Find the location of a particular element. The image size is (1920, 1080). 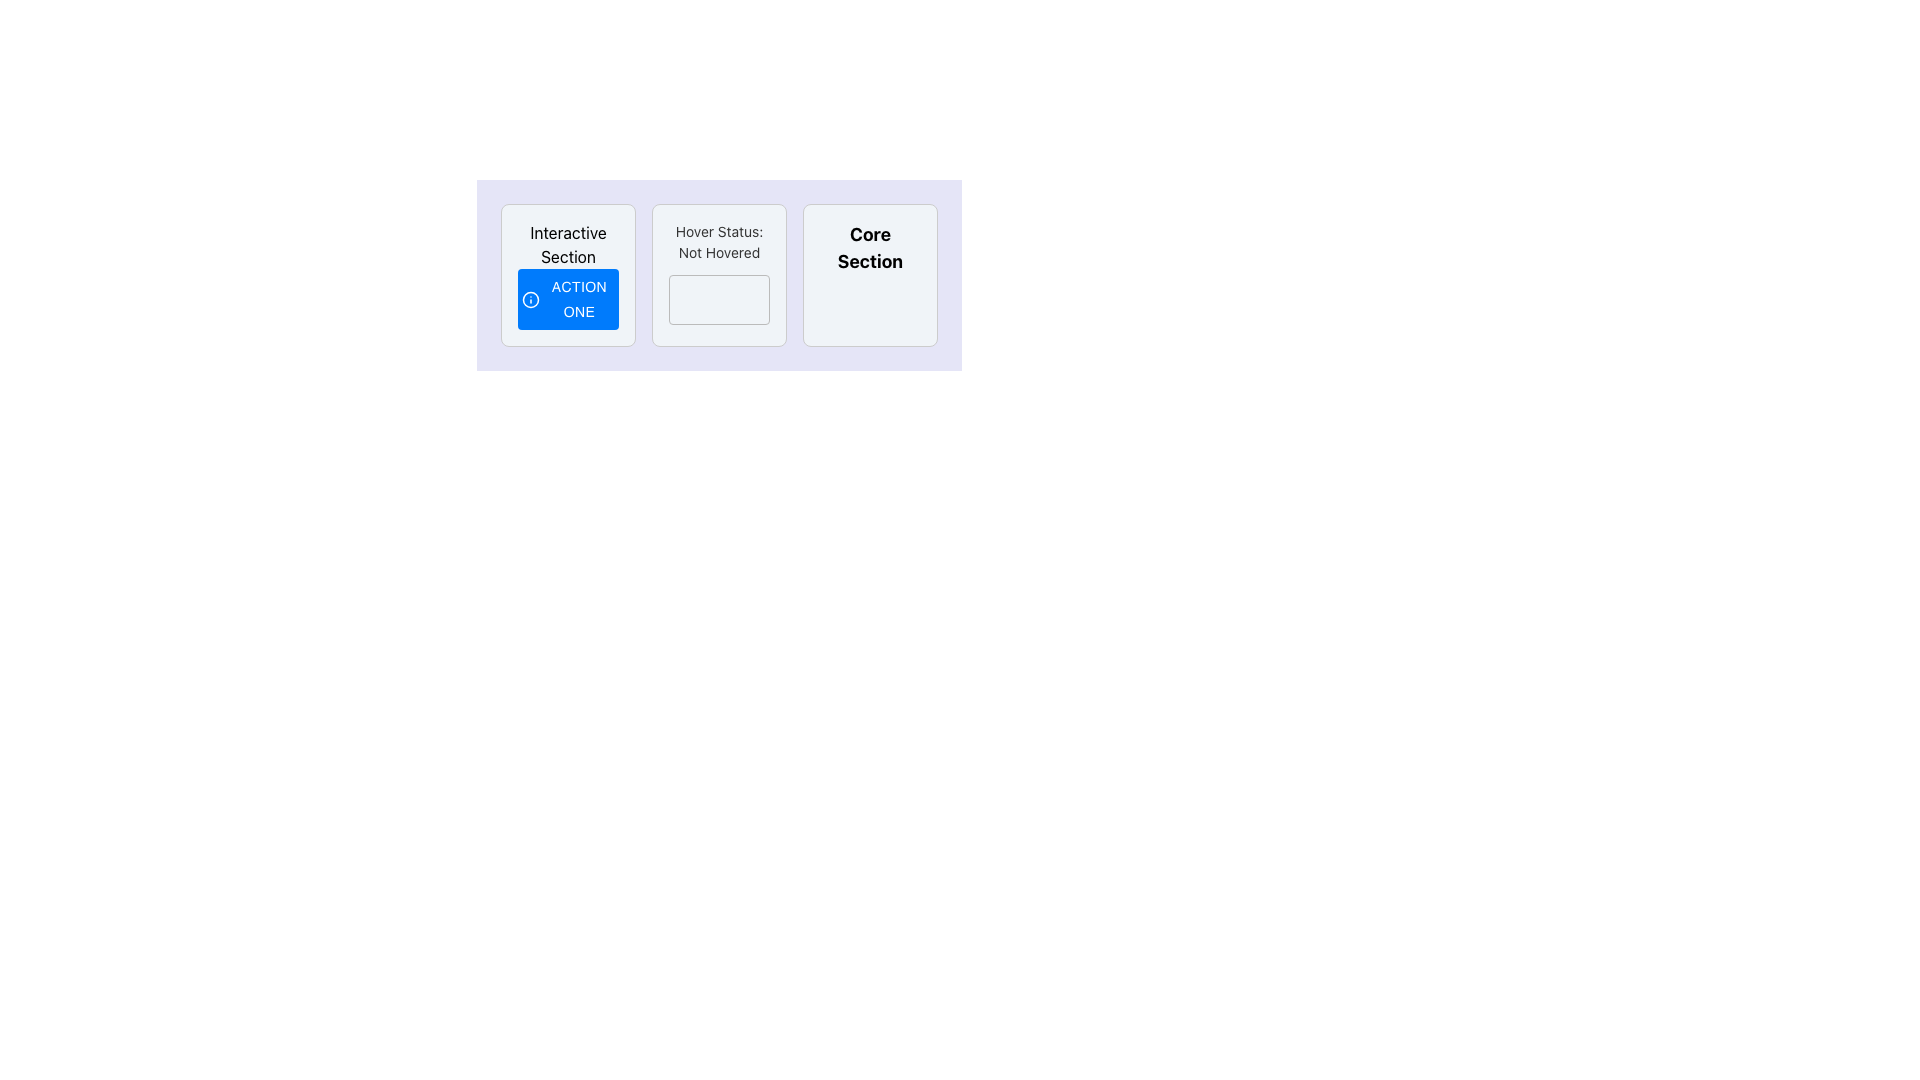

the visual indicator icon located within the 'Interactive Section' panel, to the left of the 'Action One' button is located at coordinates (531, 299).